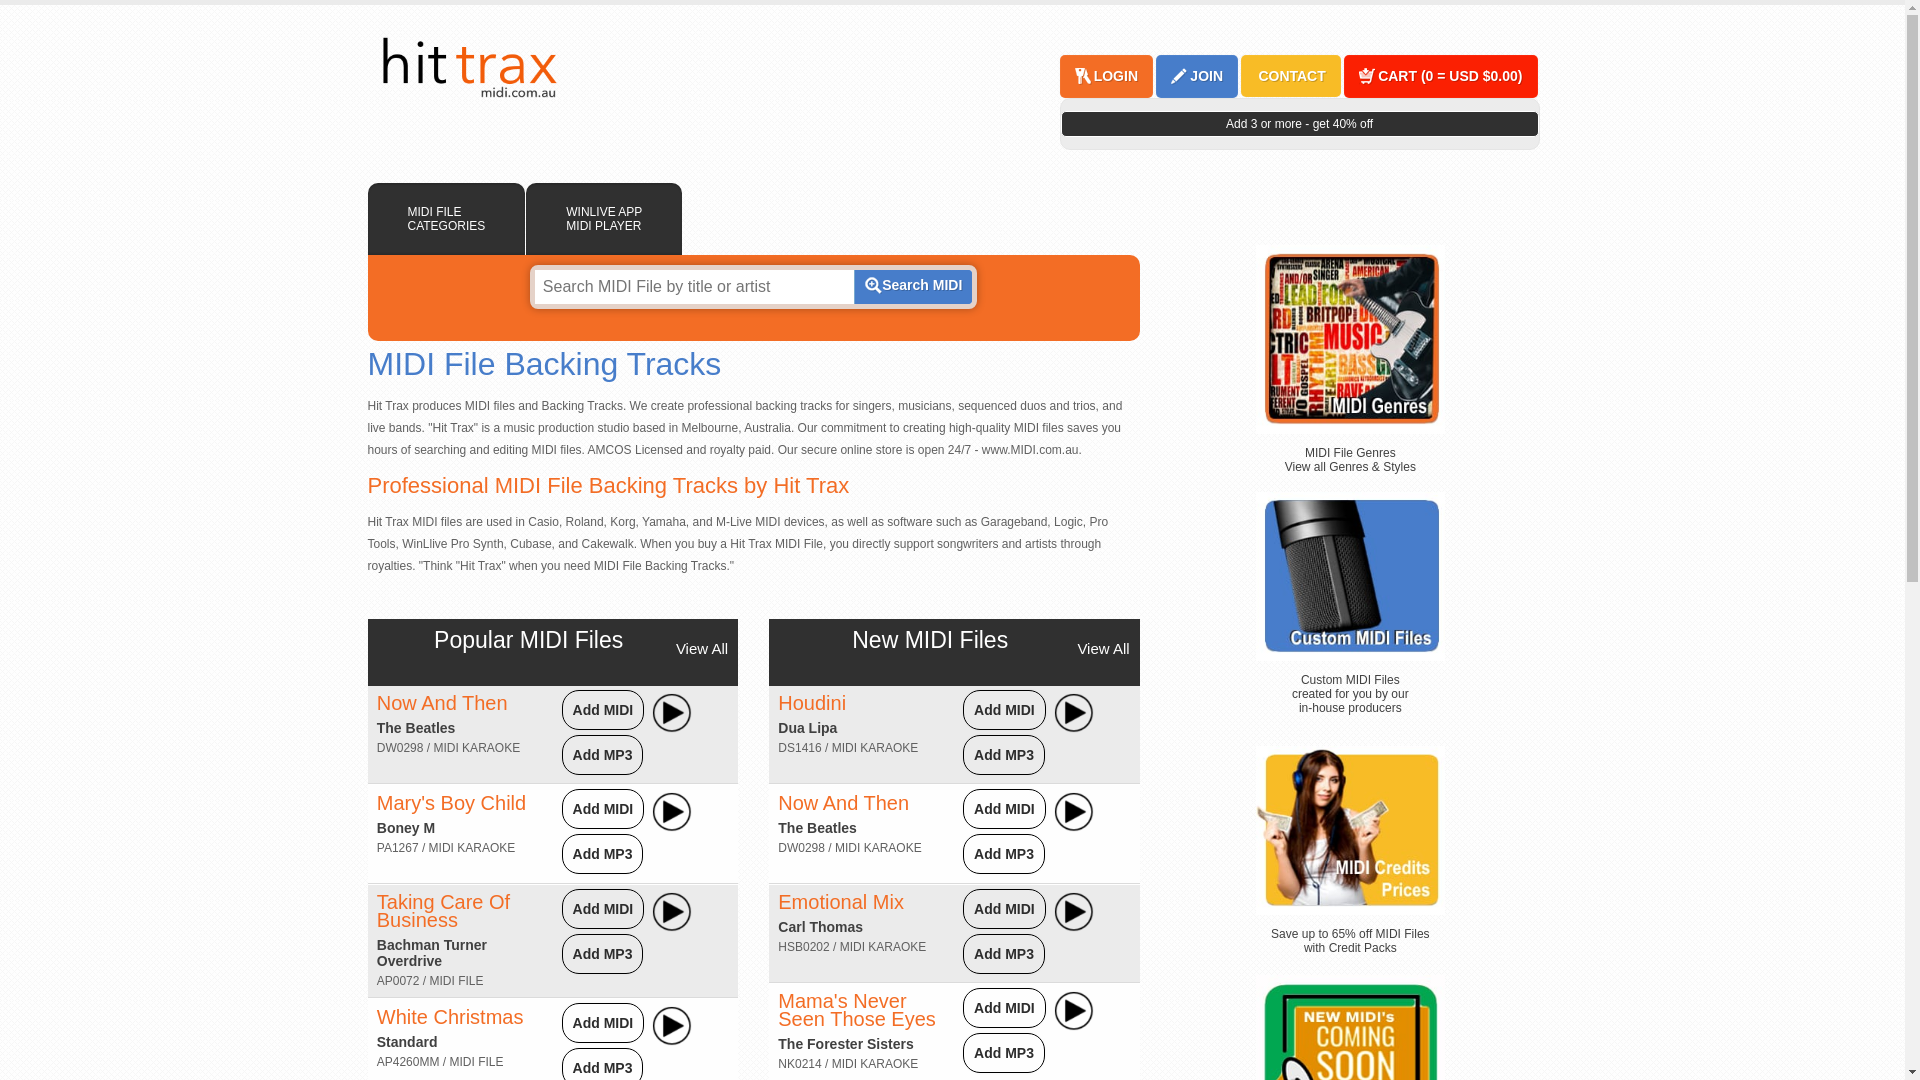 The image size is (1920, 1080). Describe the element at coordinates (807, 728) in the screenshot. I see `'Dua Lipa'` at that location.